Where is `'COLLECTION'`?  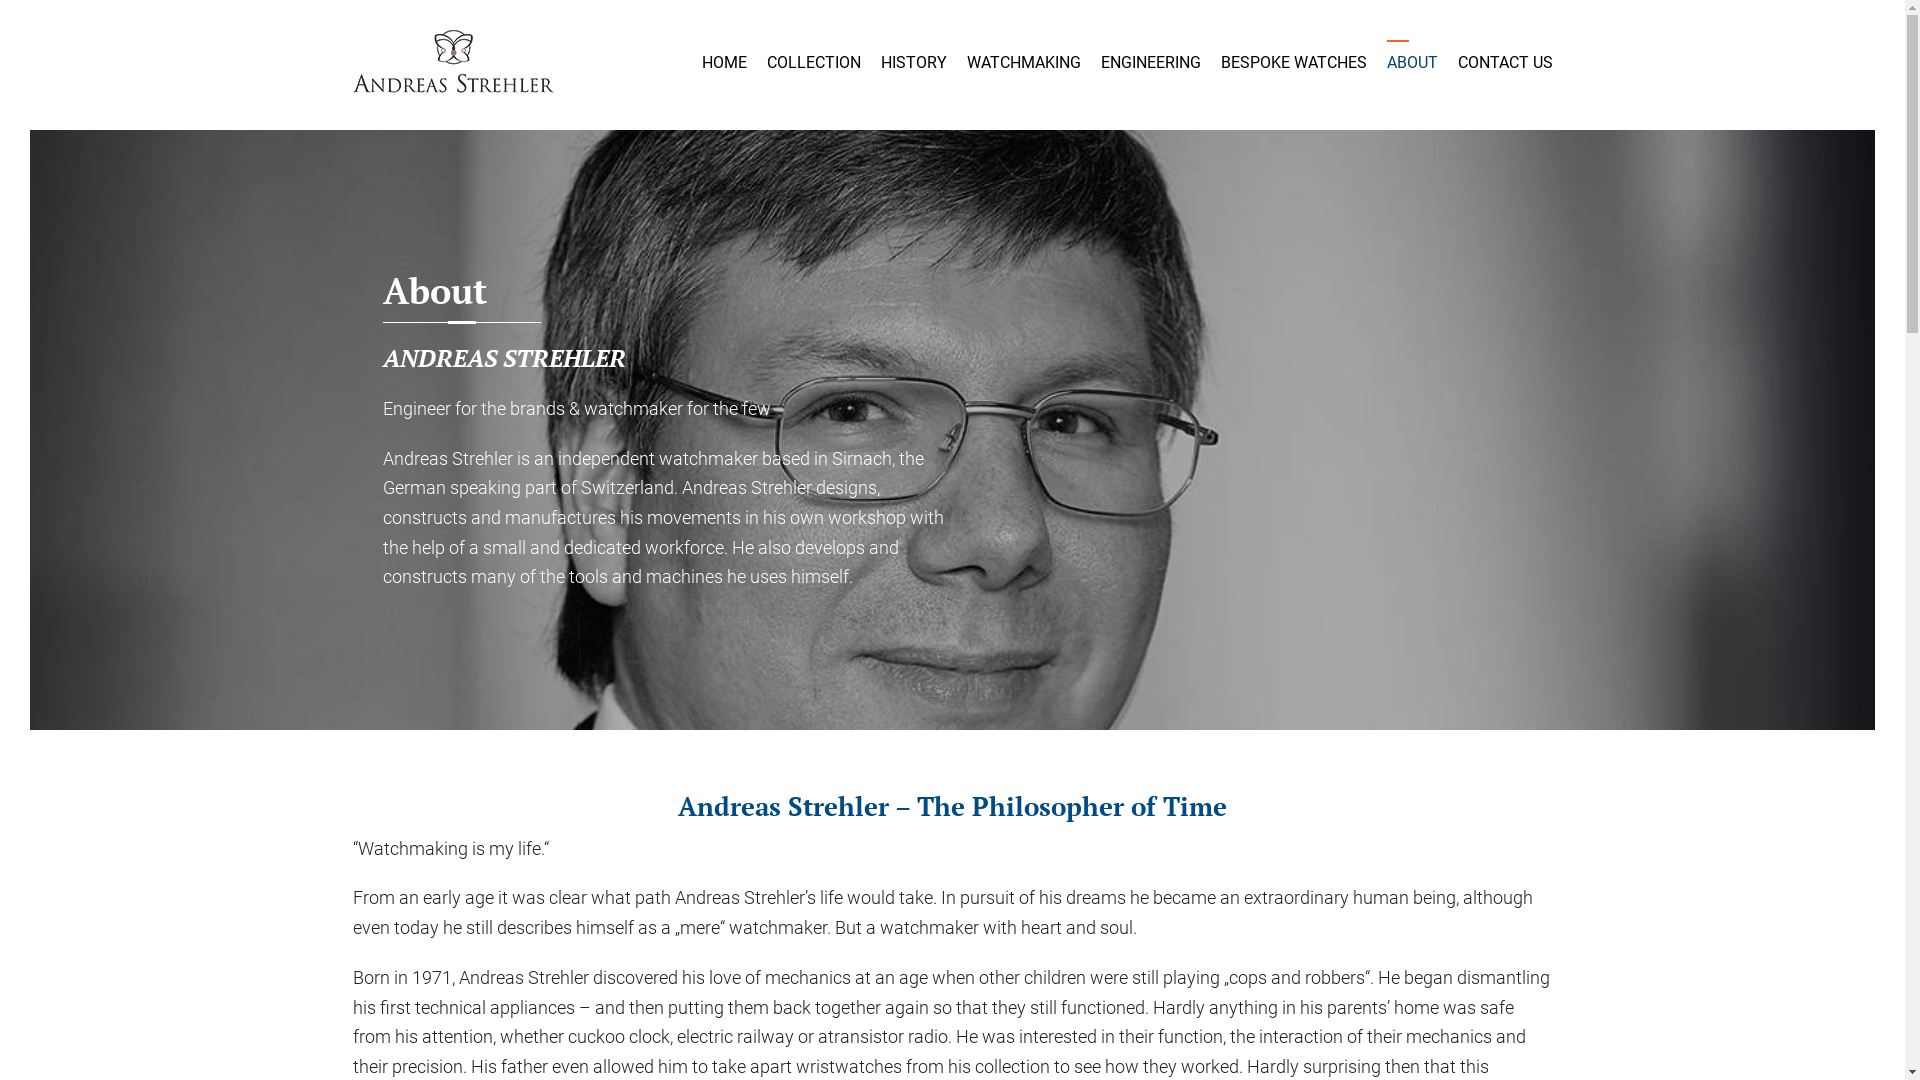 'COLLECTION' is located at coordinates (812, 61).